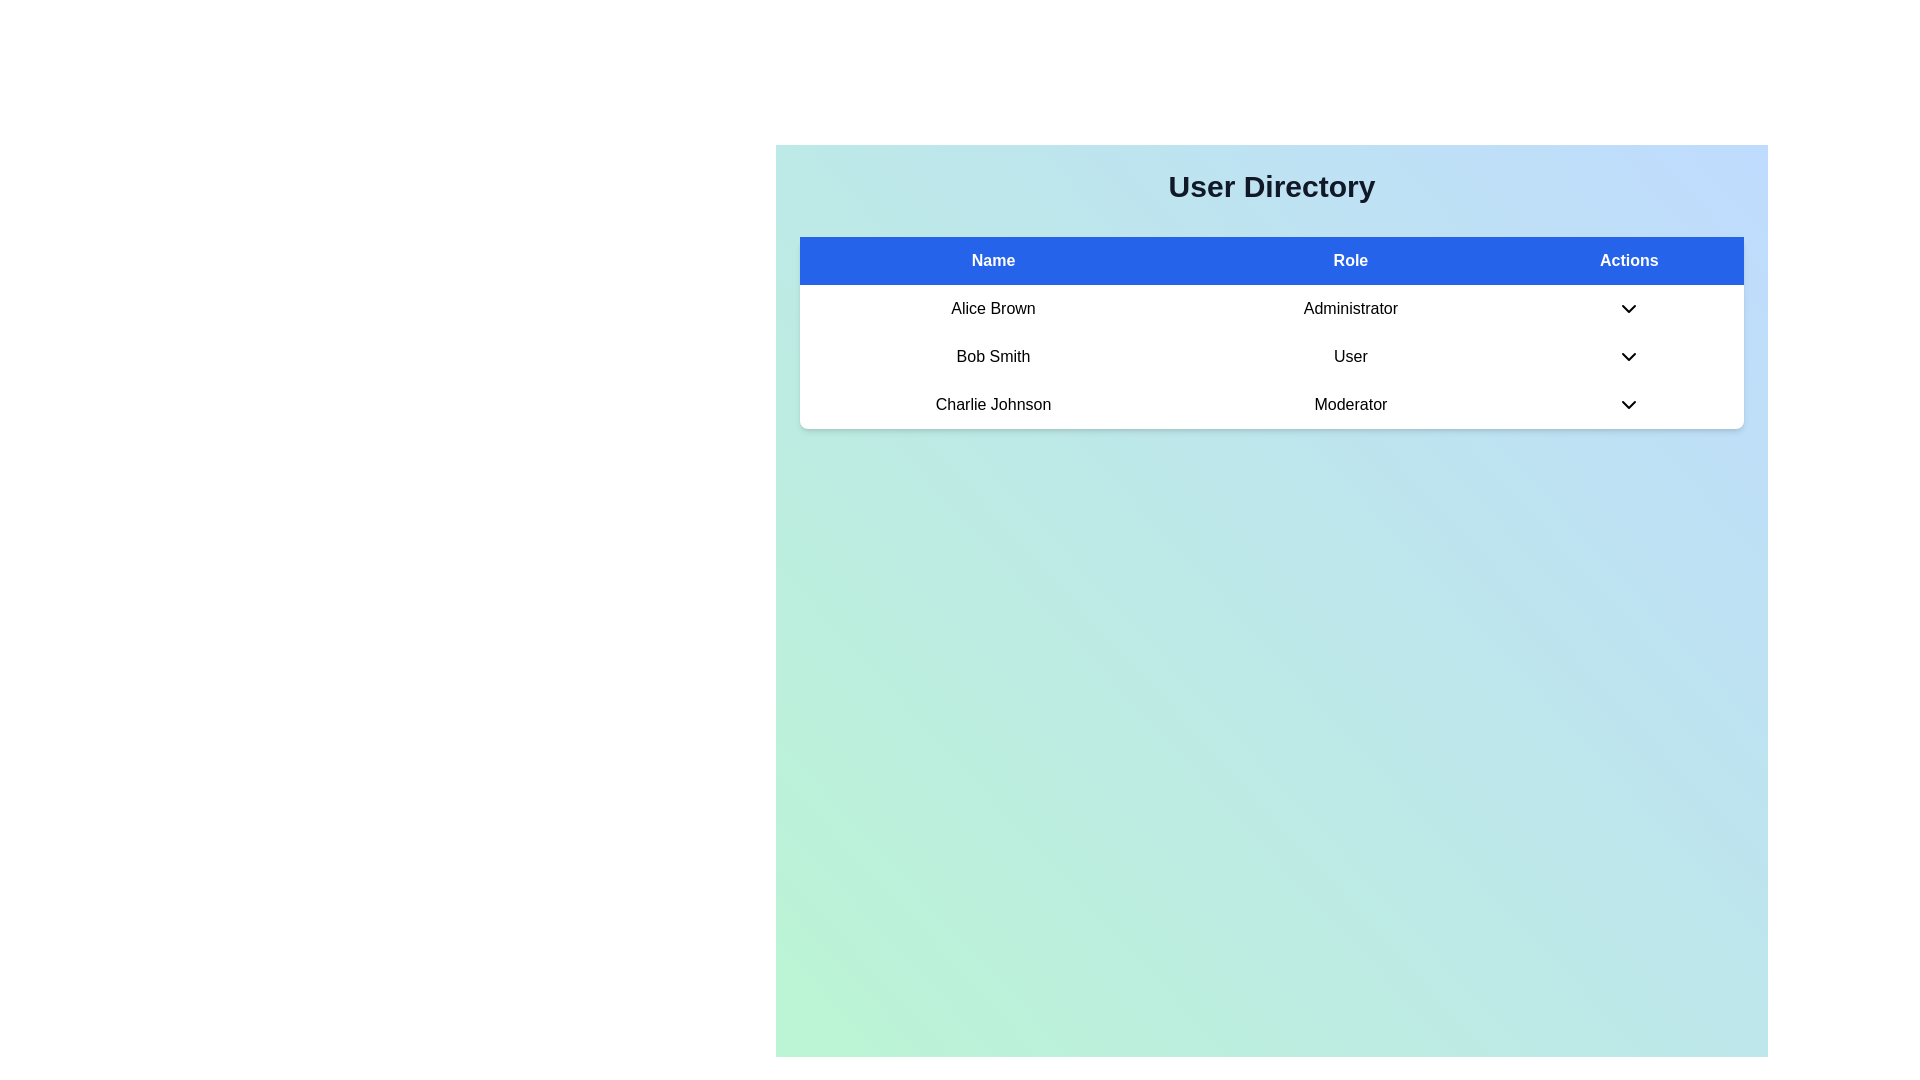  I want to click on the dropdown trigger icon located in the 'Actions' column under the 'Administrator' role, so click(1629, 308).